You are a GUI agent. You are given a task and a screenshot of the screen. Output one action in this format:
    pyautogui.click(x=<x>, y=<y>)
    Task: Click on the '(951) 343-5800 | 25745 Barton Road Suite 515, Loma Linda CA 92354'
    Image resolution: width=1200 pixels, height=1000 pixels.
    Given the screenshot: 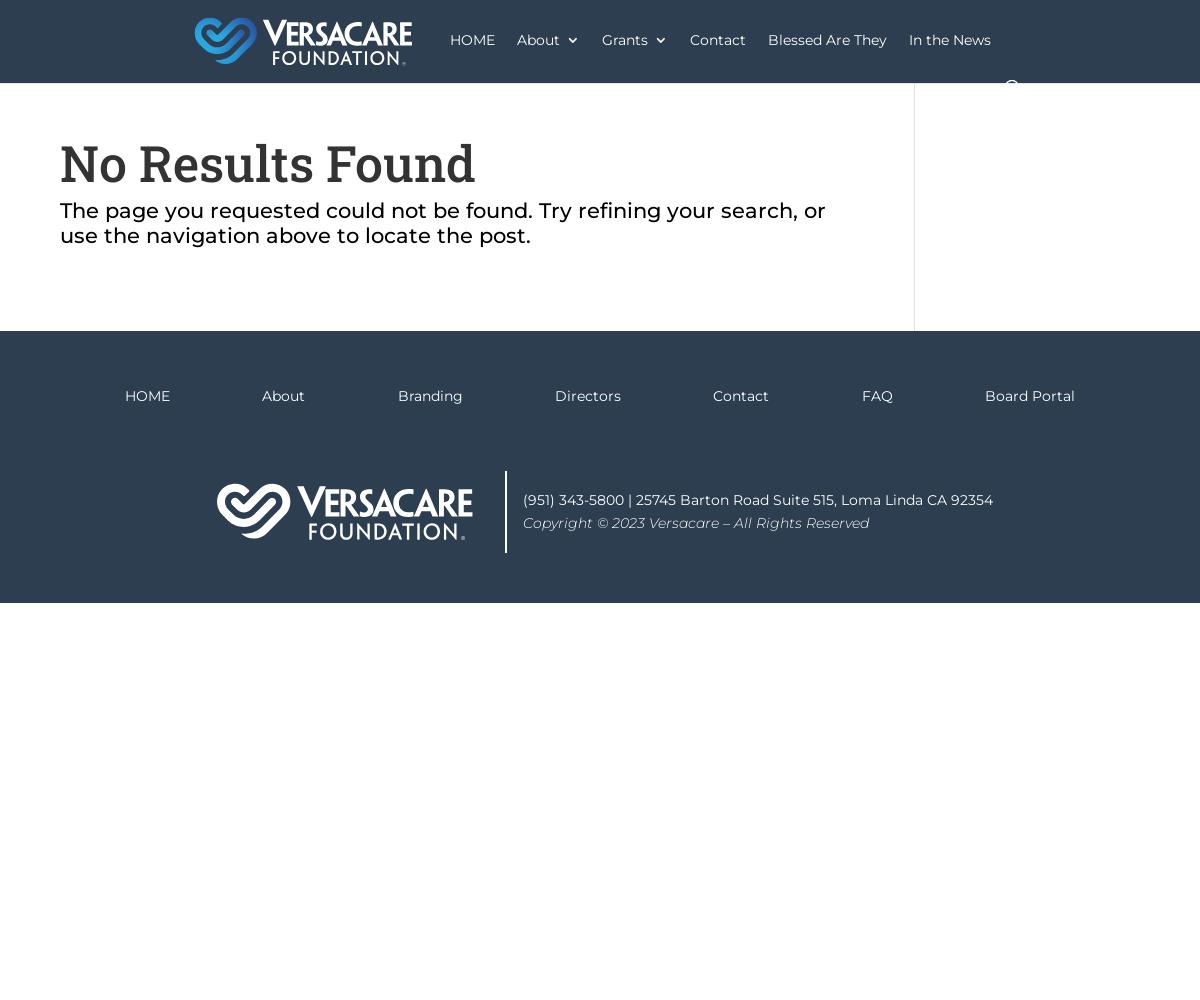 What is the action you would take?
    pyautogui.click(x=757, y=500)
    